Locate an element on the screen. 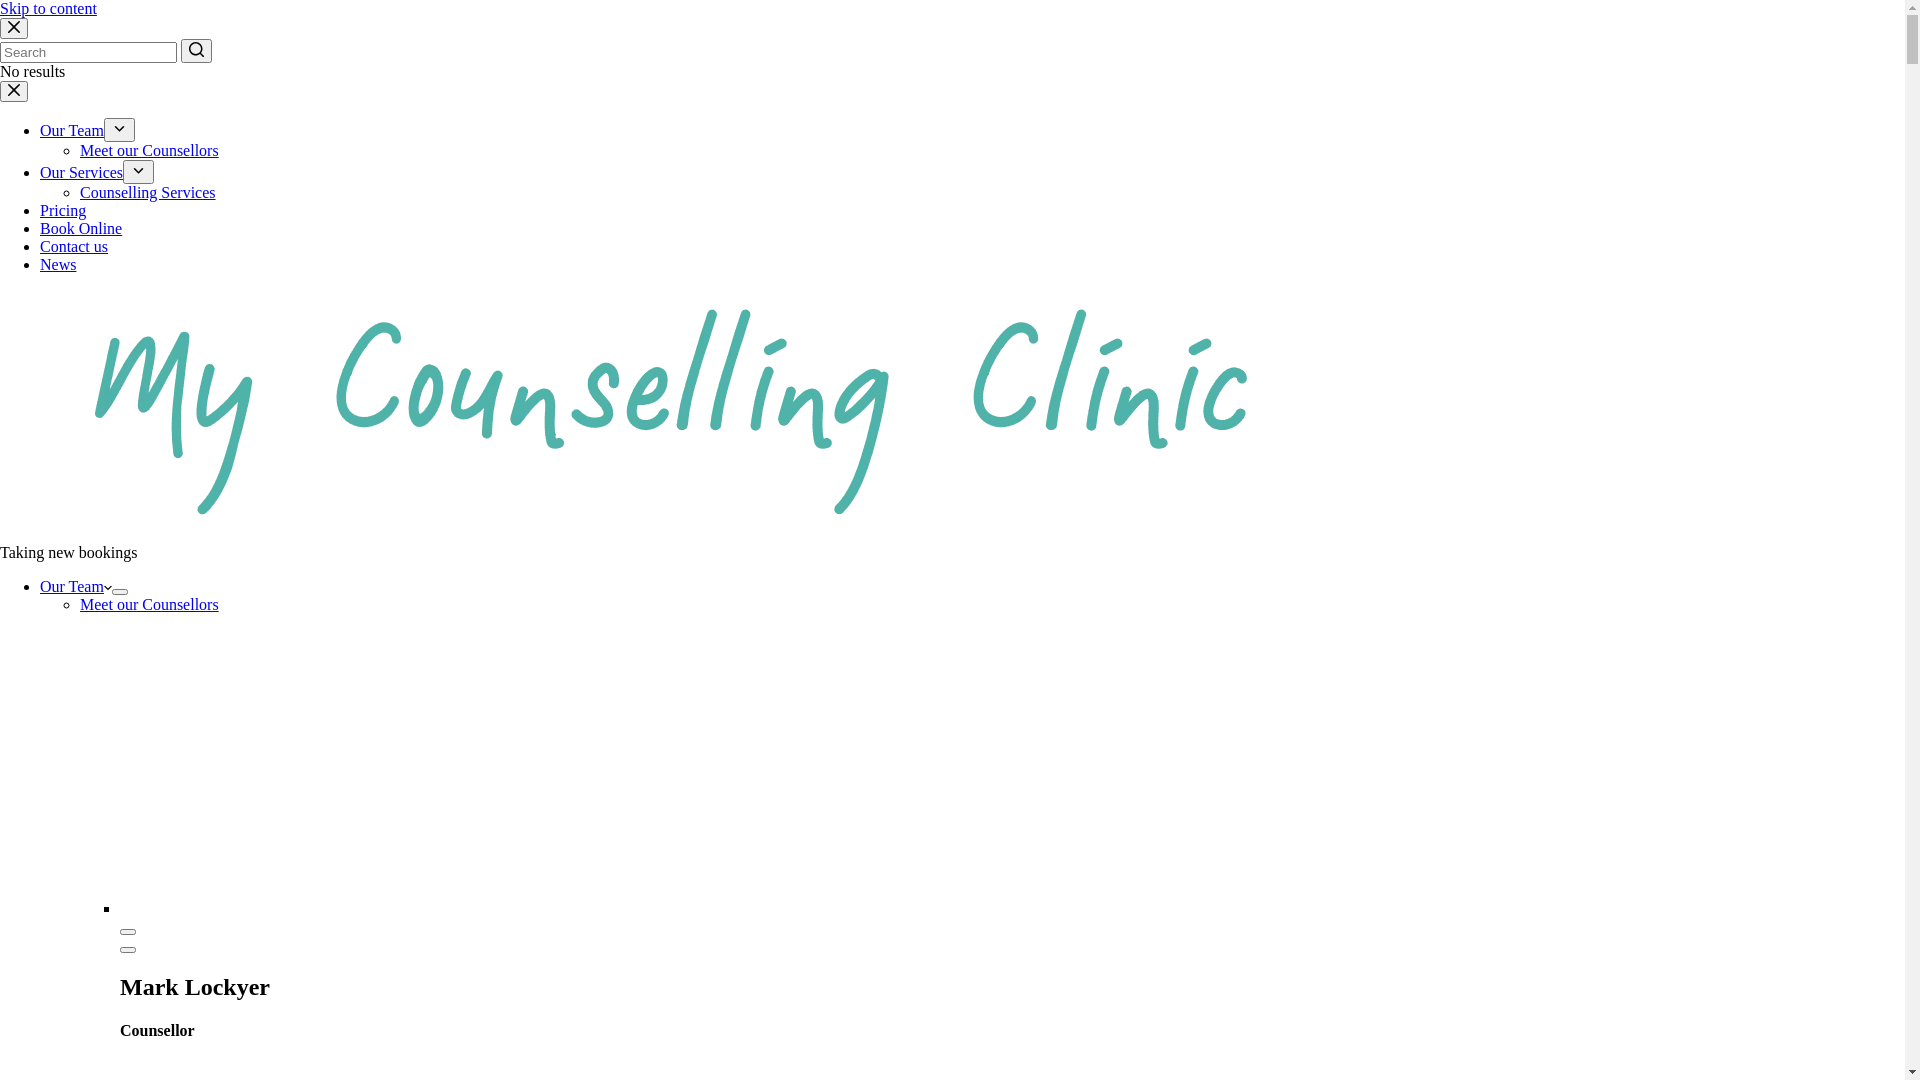  'Meet our Counsellors' is located at coordinates (80, 149).